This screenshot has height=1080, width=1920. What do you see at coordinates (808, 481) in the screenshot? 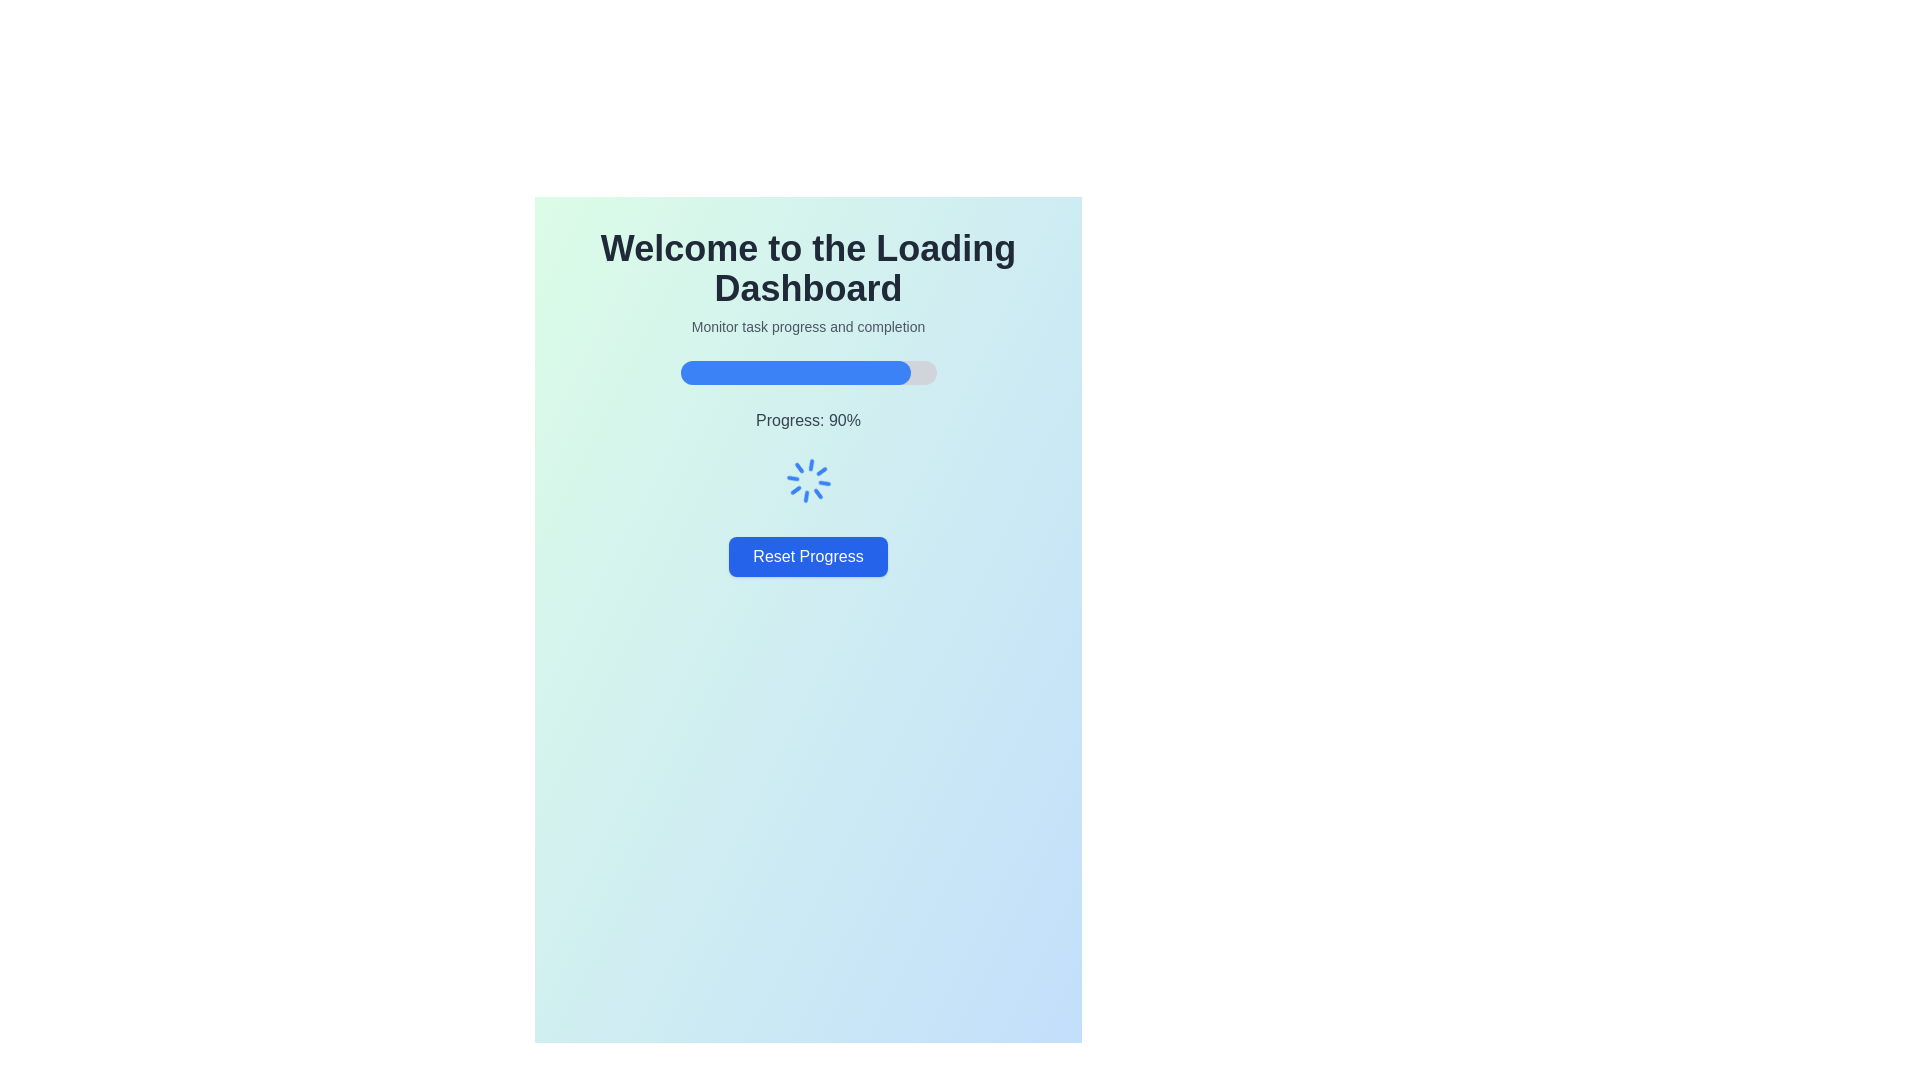
I see `the Loading Spinner element, which is a circular blue loading indicator located beneath the 'Progress: 90%' text and above the 'Reset Progress' button` at bounding box center [808, 481].